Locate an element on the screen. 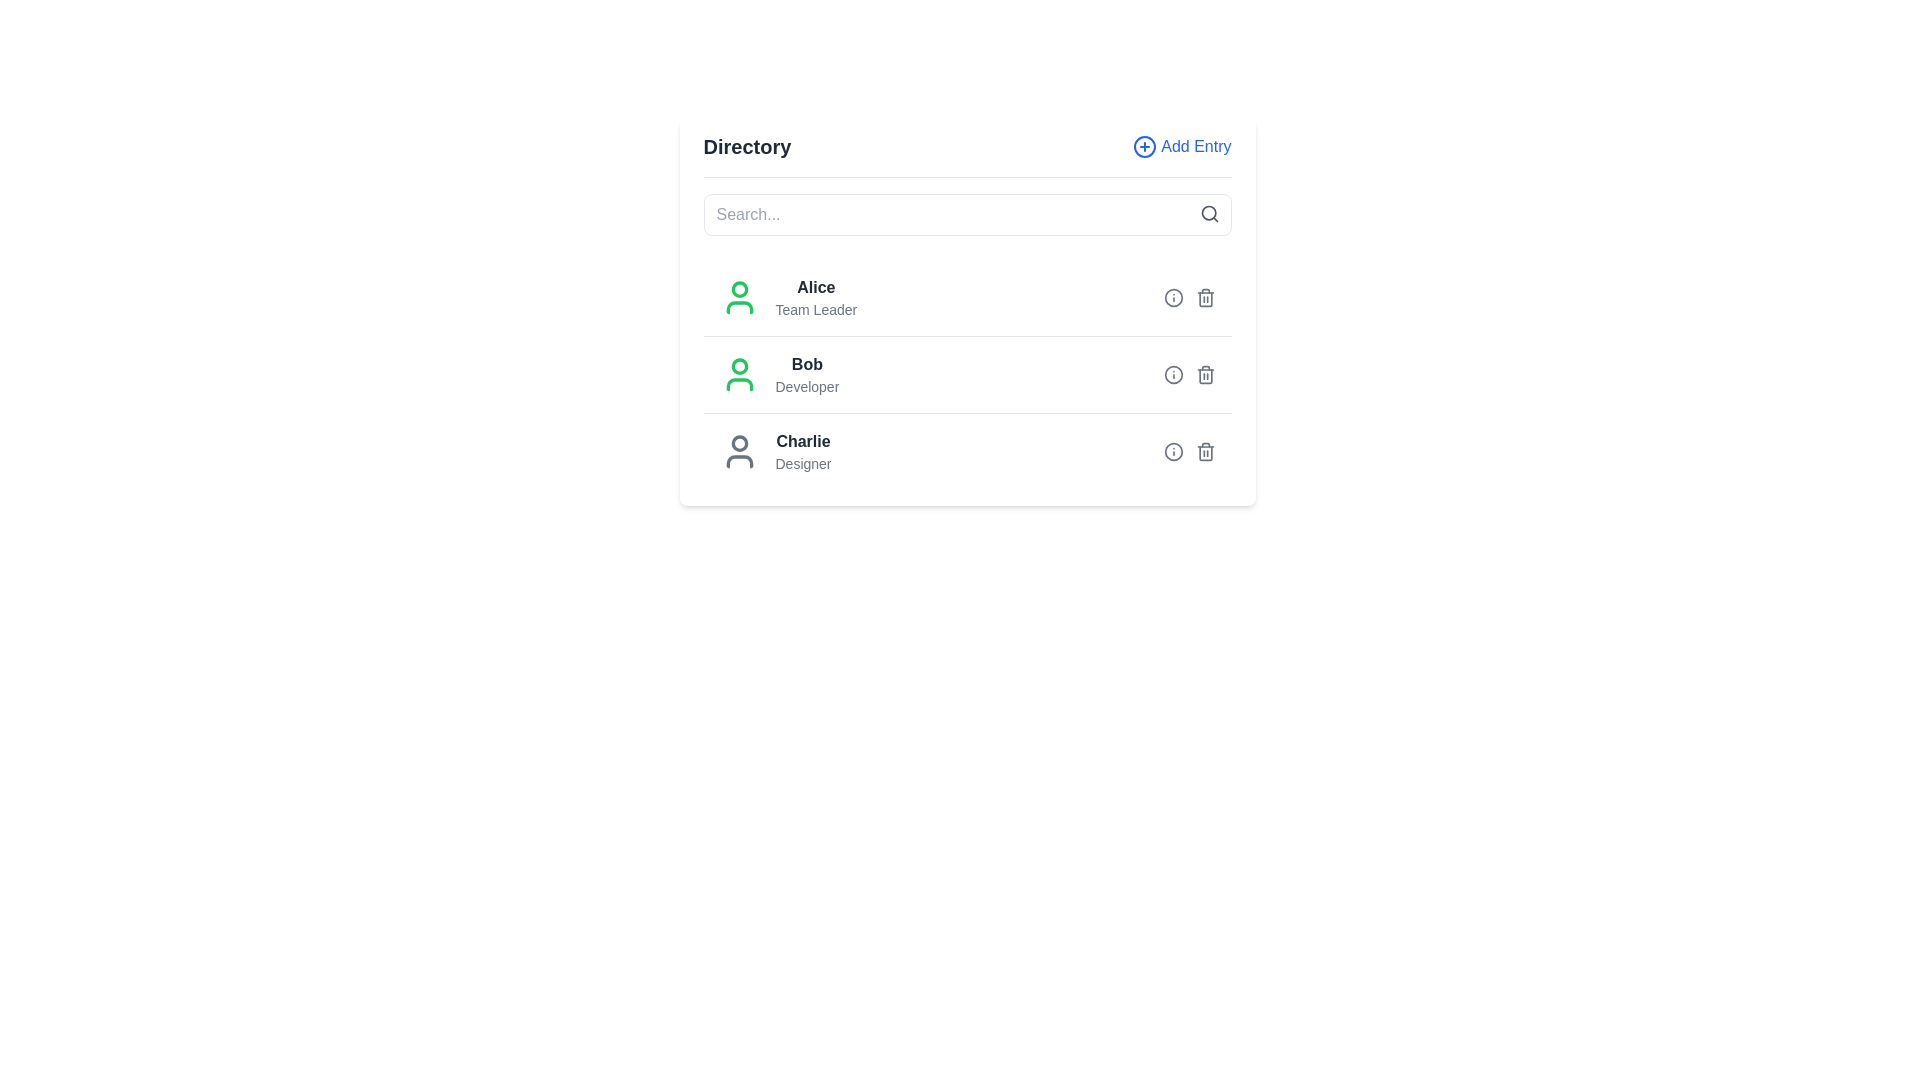  the circular icon button with a hollow center and a dot inside, located adjacent to the right side of the name 'Bob' in the second row of the directory list is located at coordinates (1173, 374).